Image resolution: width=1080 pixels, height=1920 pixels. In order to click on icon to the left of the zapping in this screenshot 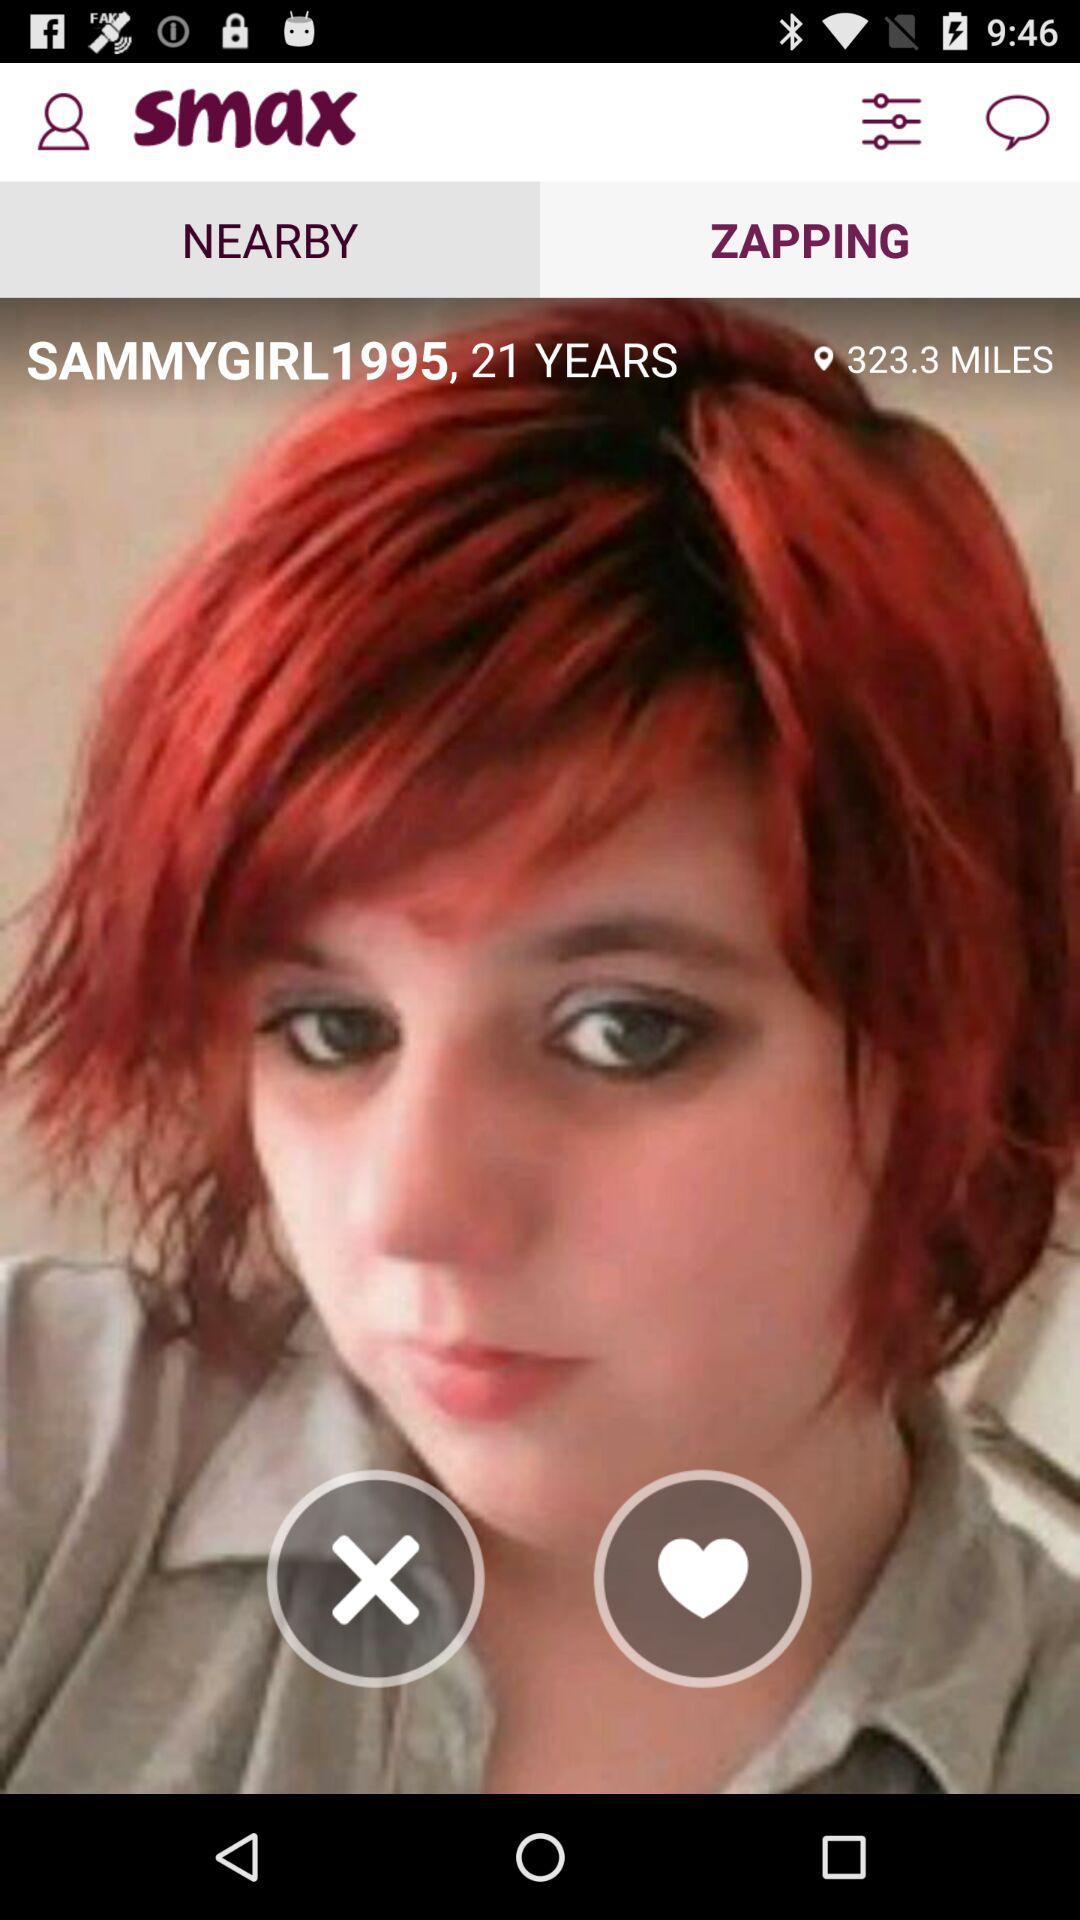, I will do `click(270, 239)`.